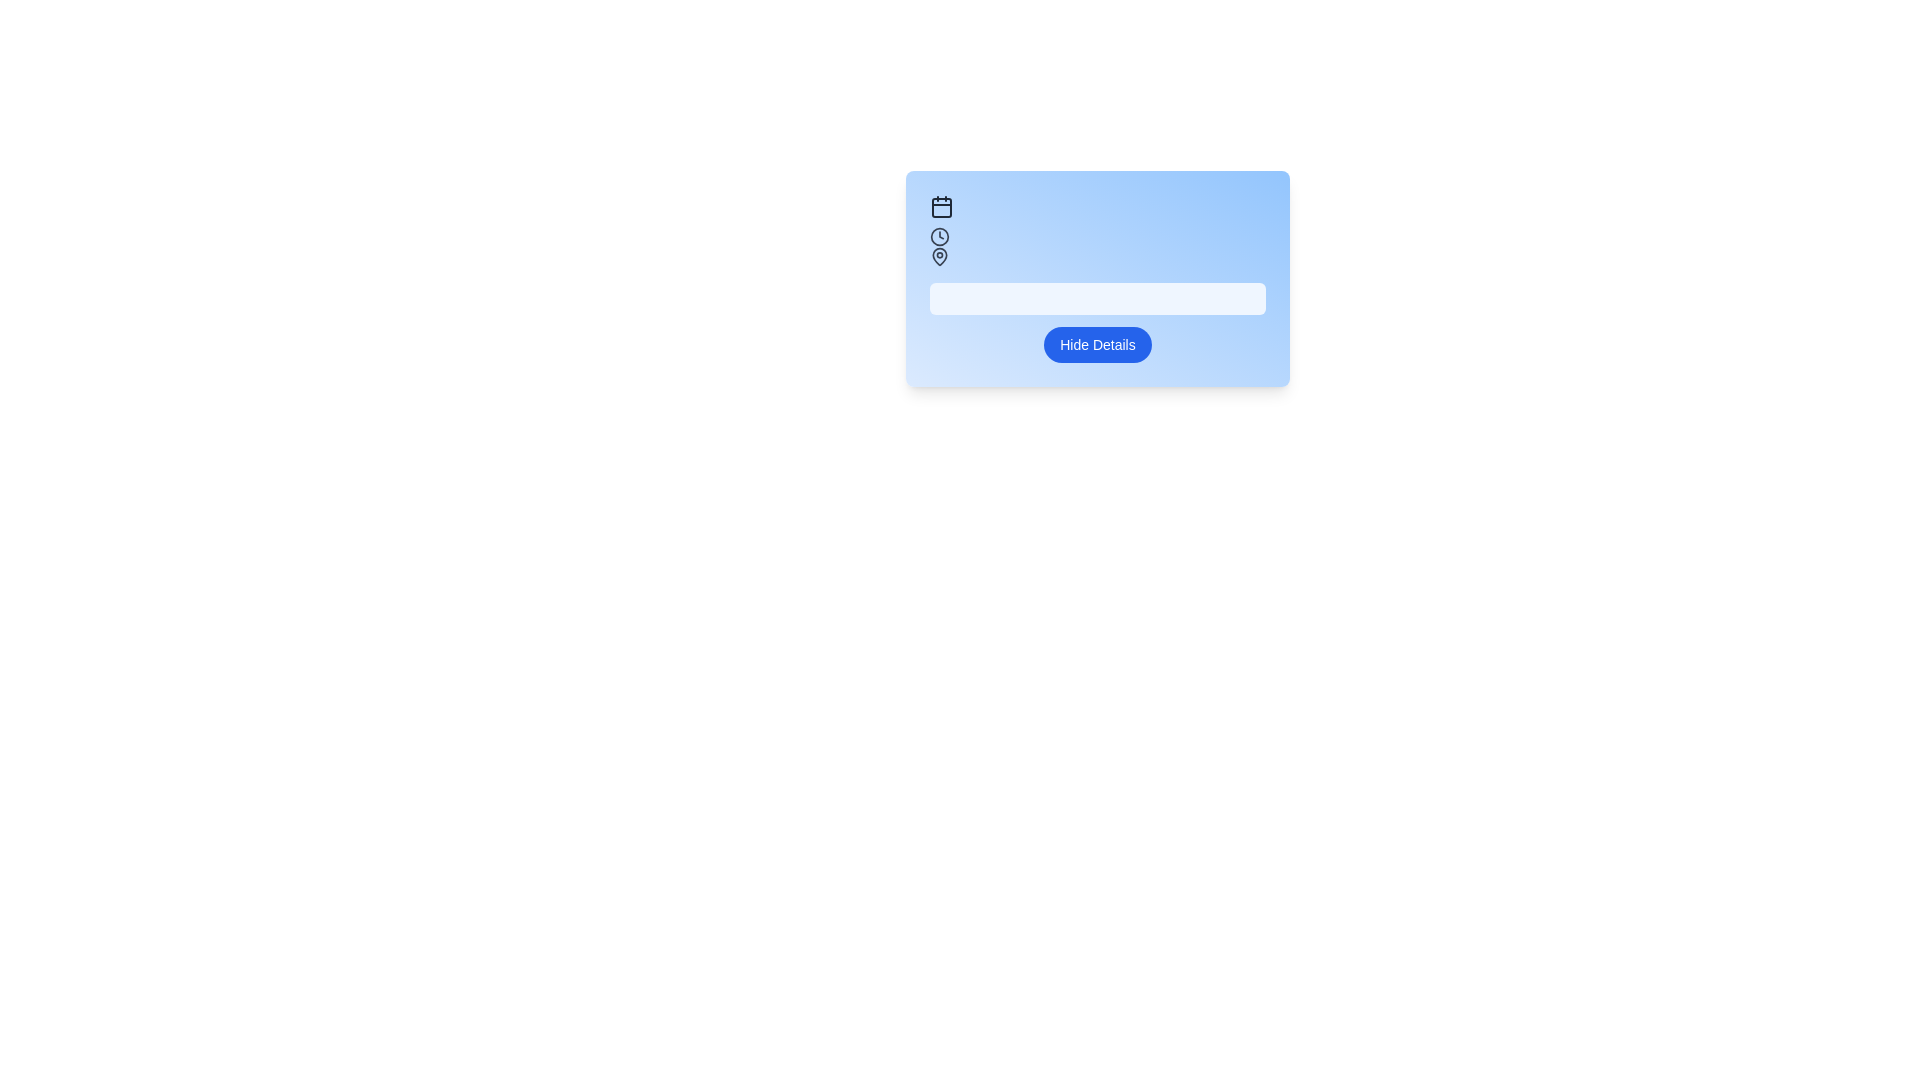 This screenshot has width=1920, height=1080. Describe the element at coordinates (939, 235) in the screenshot. I see `the middle icon in the vertical stack on the blue rectangular card` at that location.